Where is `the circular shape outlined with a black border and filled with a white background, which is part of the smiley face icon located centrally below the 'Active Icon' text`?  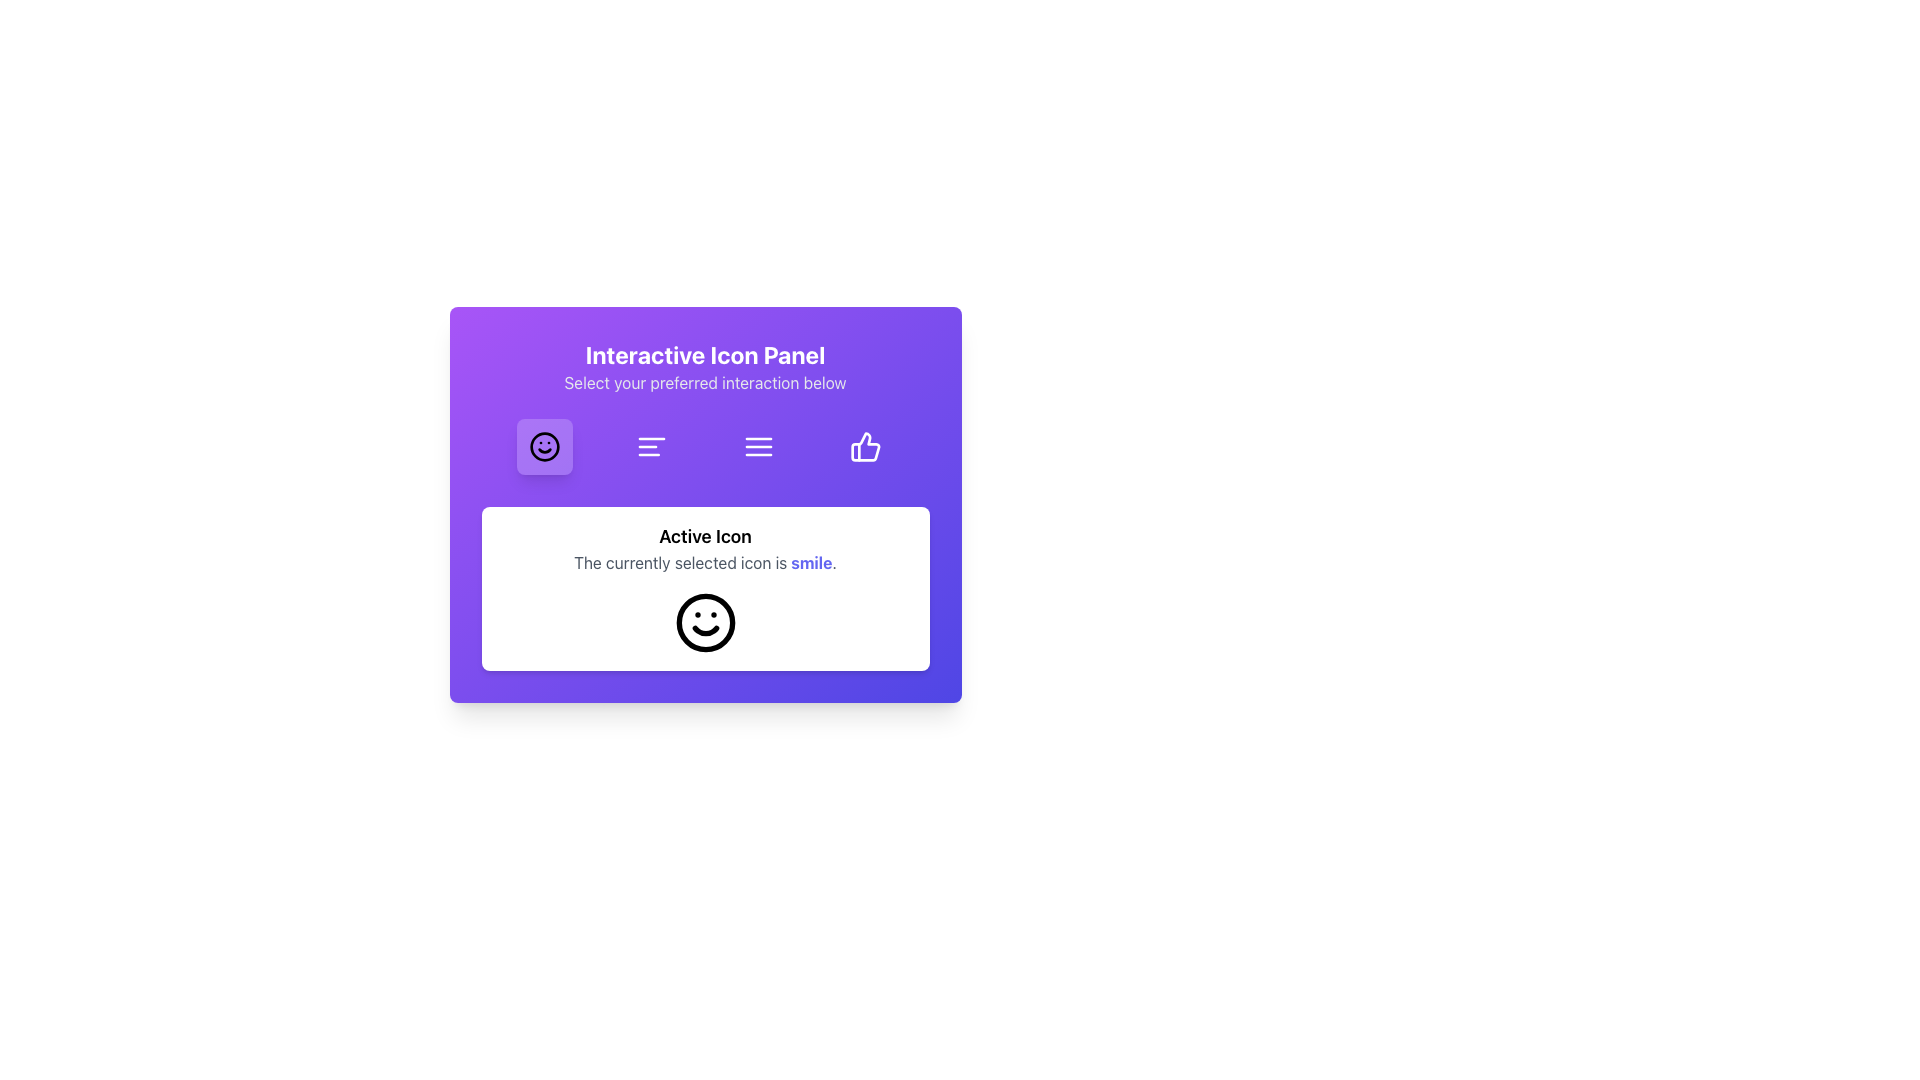
the circular shape outlined with a black border and filled with a white background, which is part of the smiley face icon located centrally below the 'Active Icon' text is located at coordinates (705, 622).